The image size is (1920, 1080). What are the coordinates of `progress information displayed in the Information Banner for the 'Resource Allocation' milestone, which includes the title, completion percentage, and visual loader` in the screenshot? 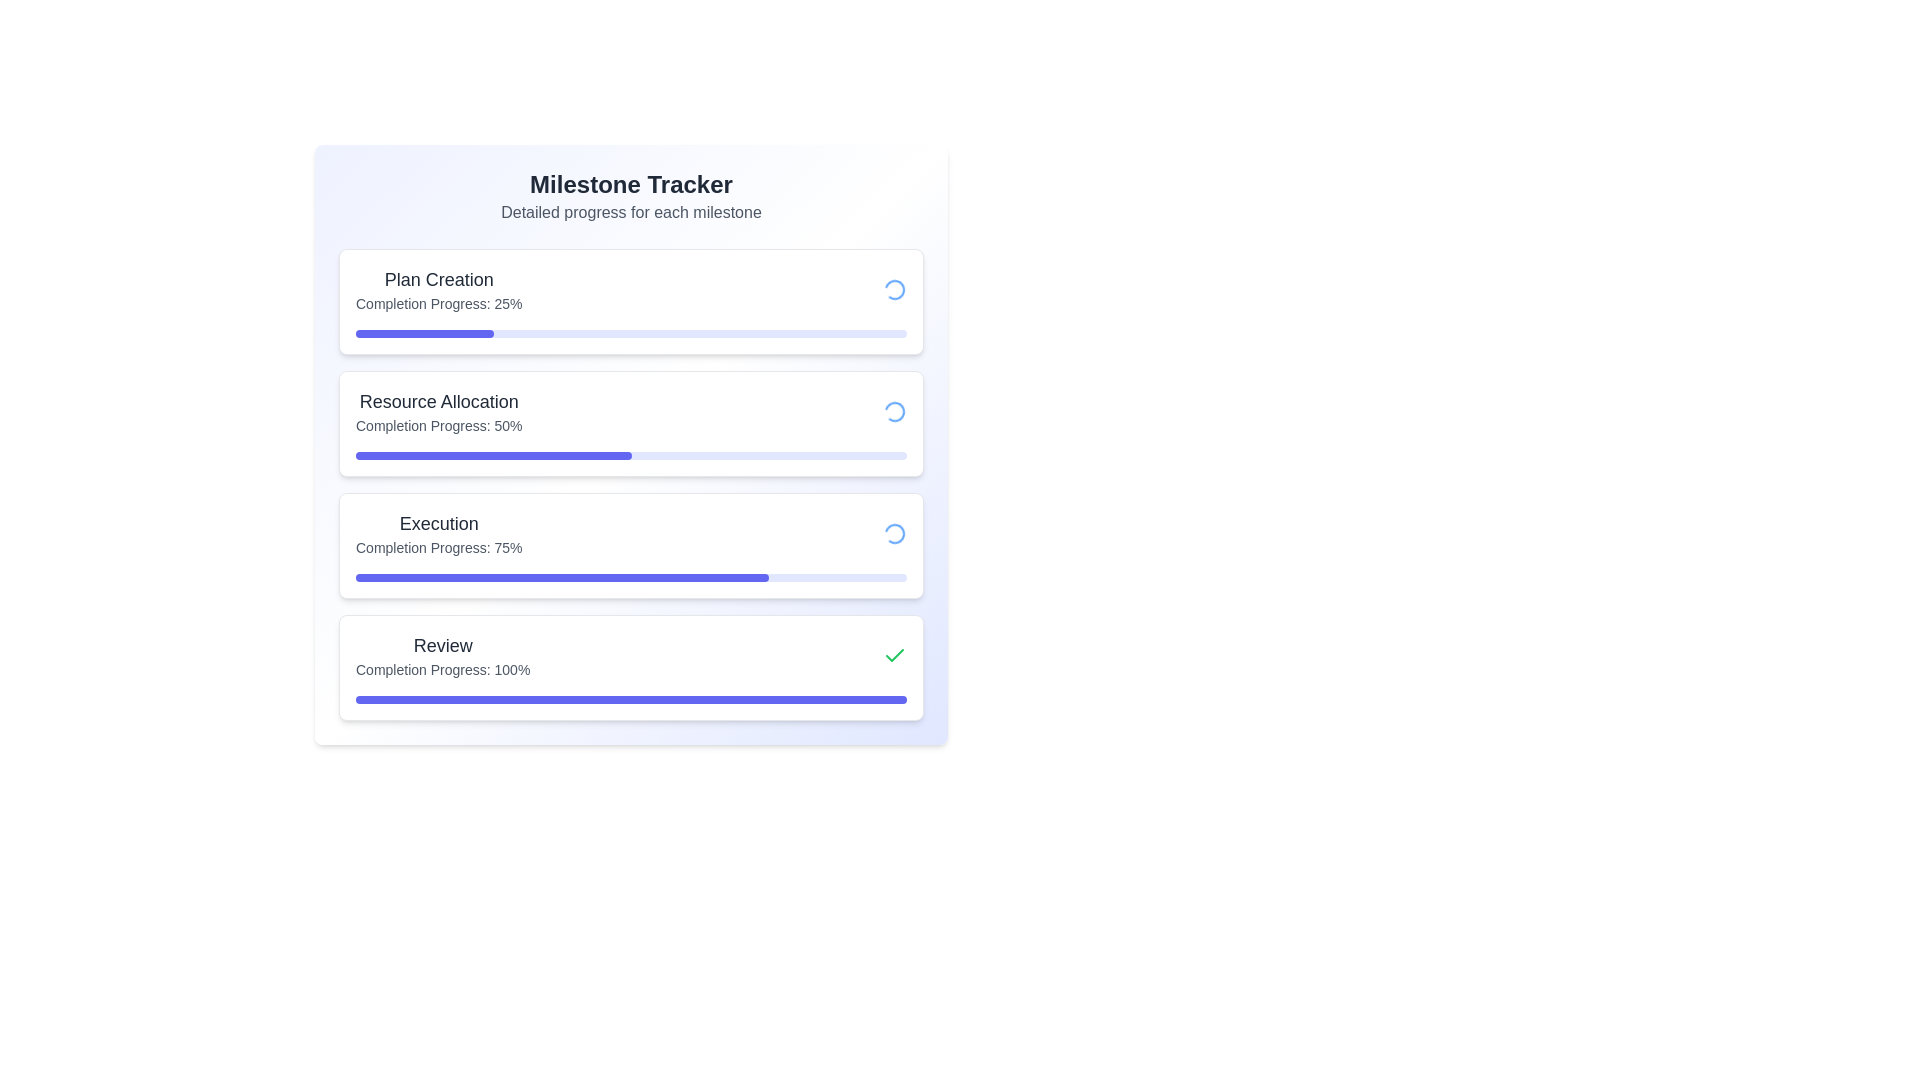 It's located at (630, 411).